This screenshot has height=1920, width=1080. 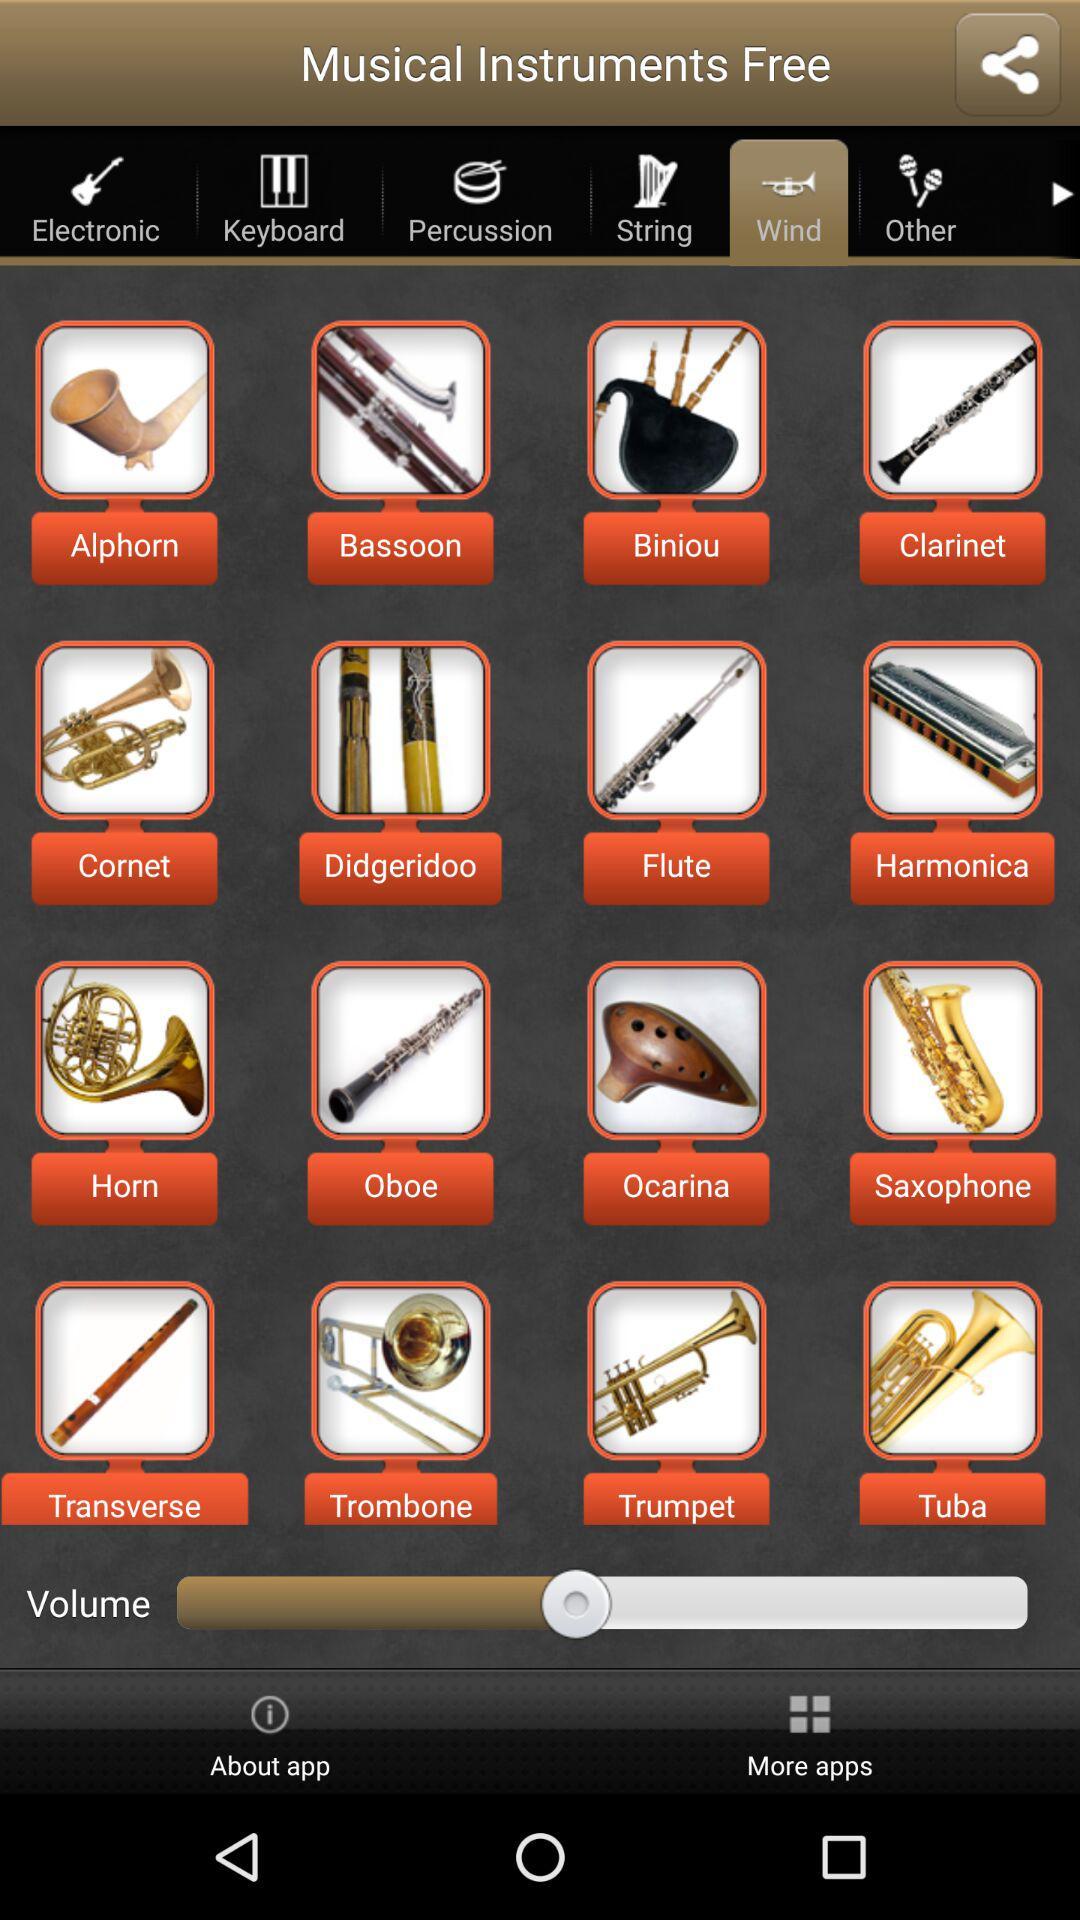 I want to click on click the musical instruments music, so click(x=675, y=1049).